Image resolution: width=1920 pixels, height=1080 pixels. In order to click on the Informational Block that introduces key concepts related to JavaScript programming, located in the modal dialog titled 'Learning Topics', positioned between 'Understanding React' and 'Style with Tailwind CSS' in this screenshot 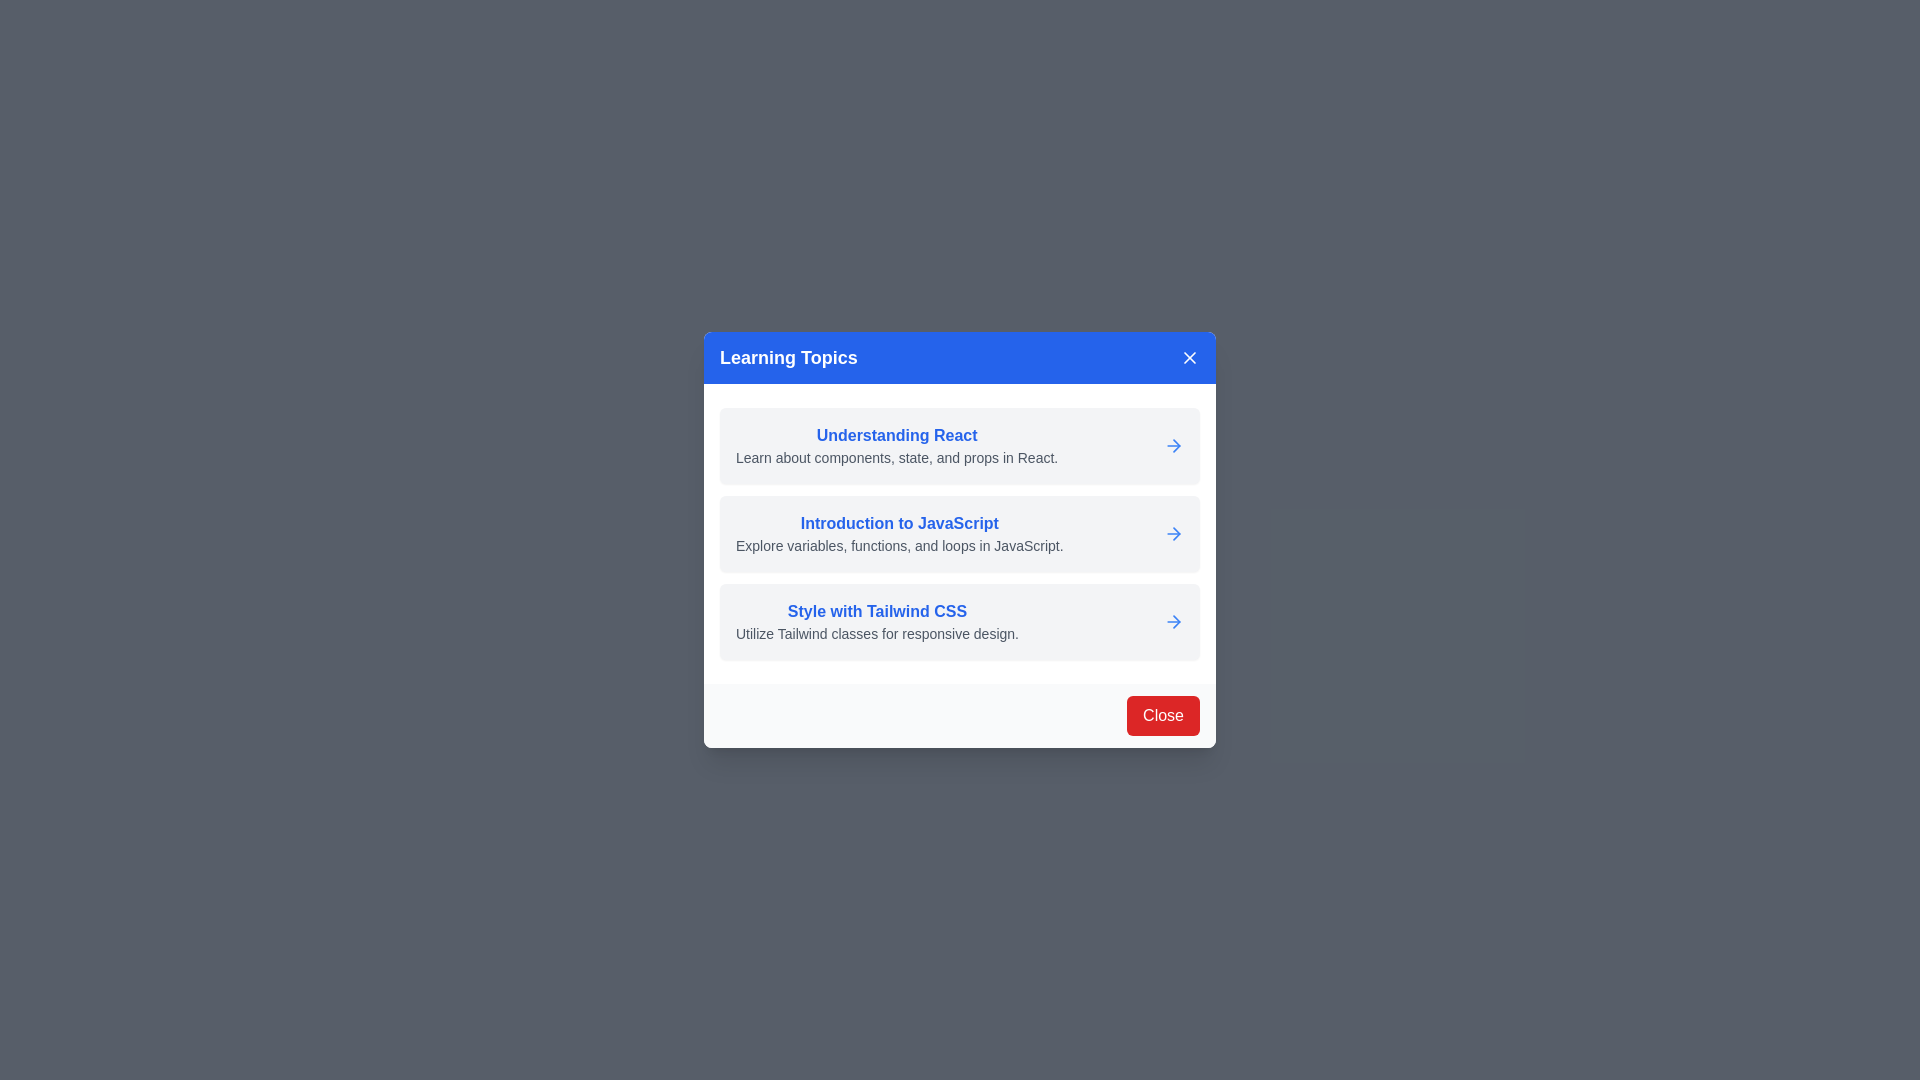, I will do `click(960, 532)`.